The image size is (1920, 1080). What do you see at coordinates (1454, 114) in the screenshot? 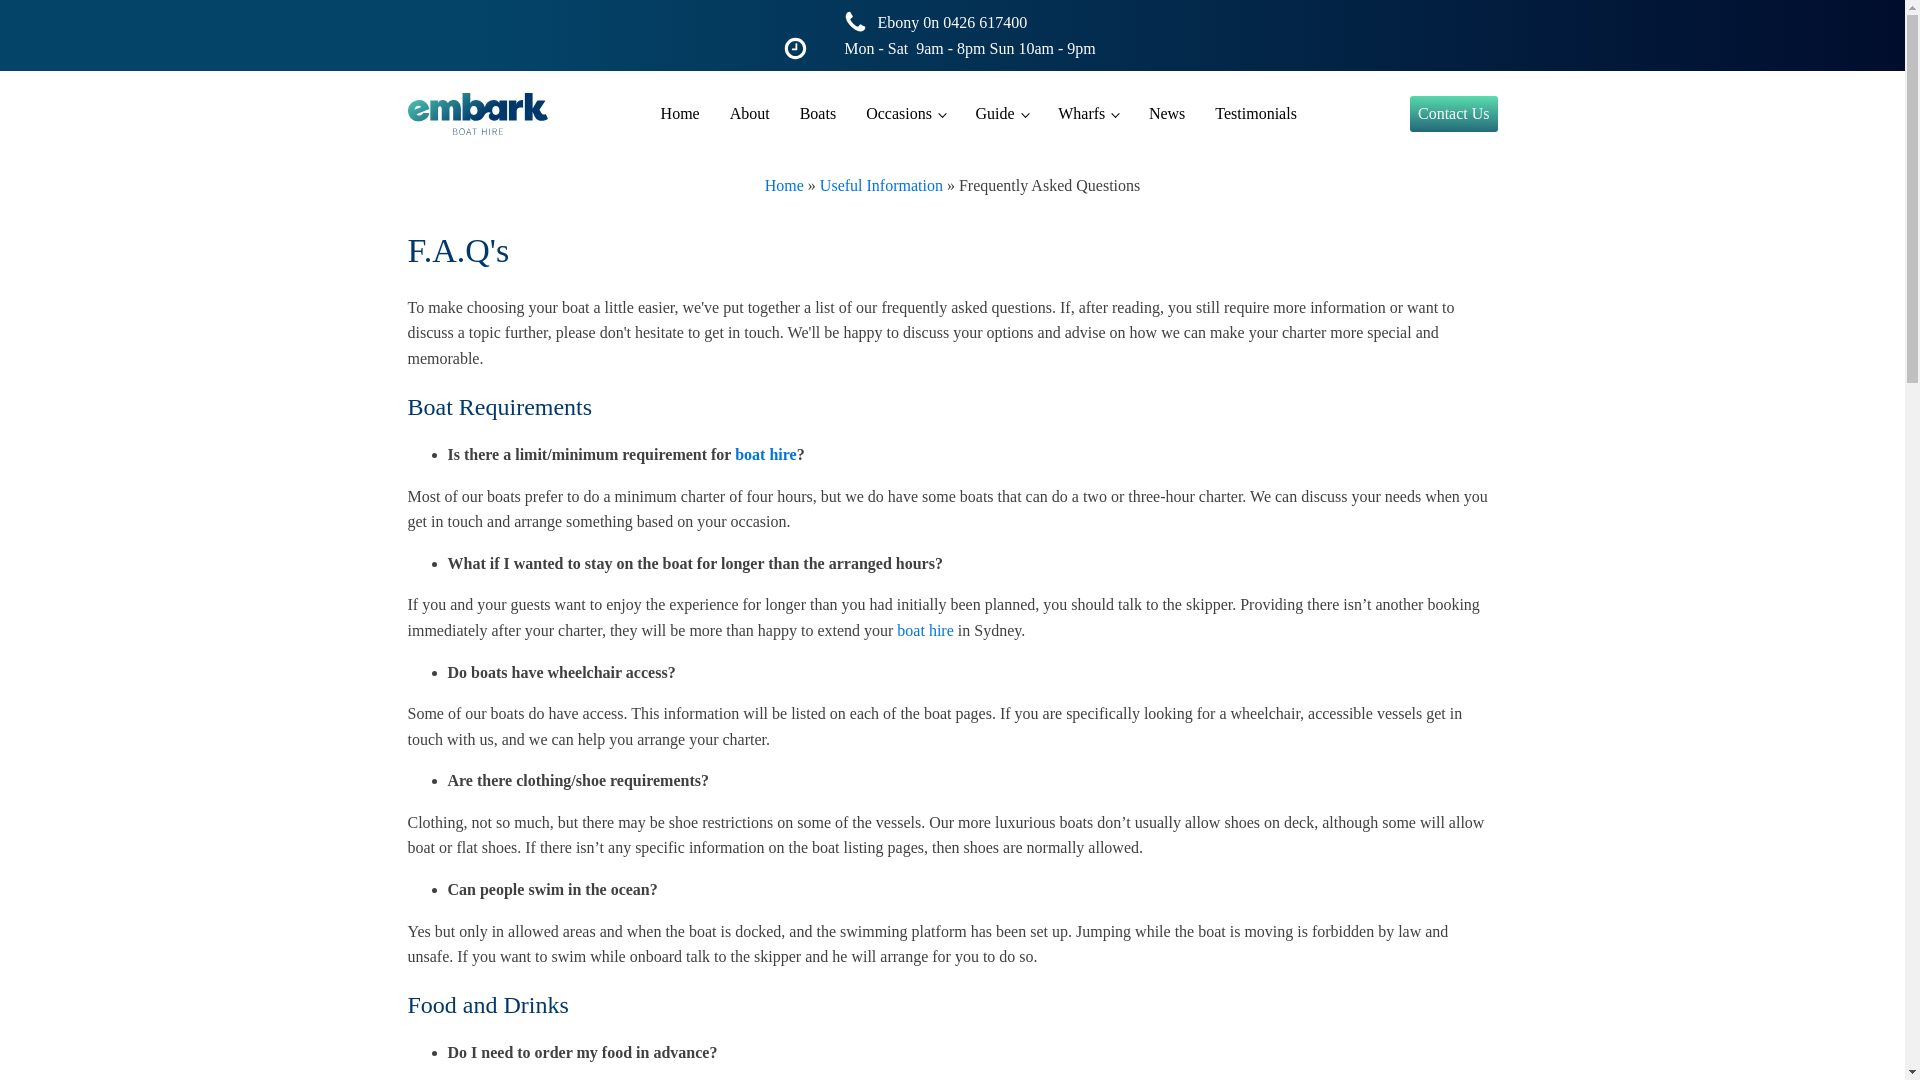
I see `'Contact Us'` at bounding box center [1454, 114].